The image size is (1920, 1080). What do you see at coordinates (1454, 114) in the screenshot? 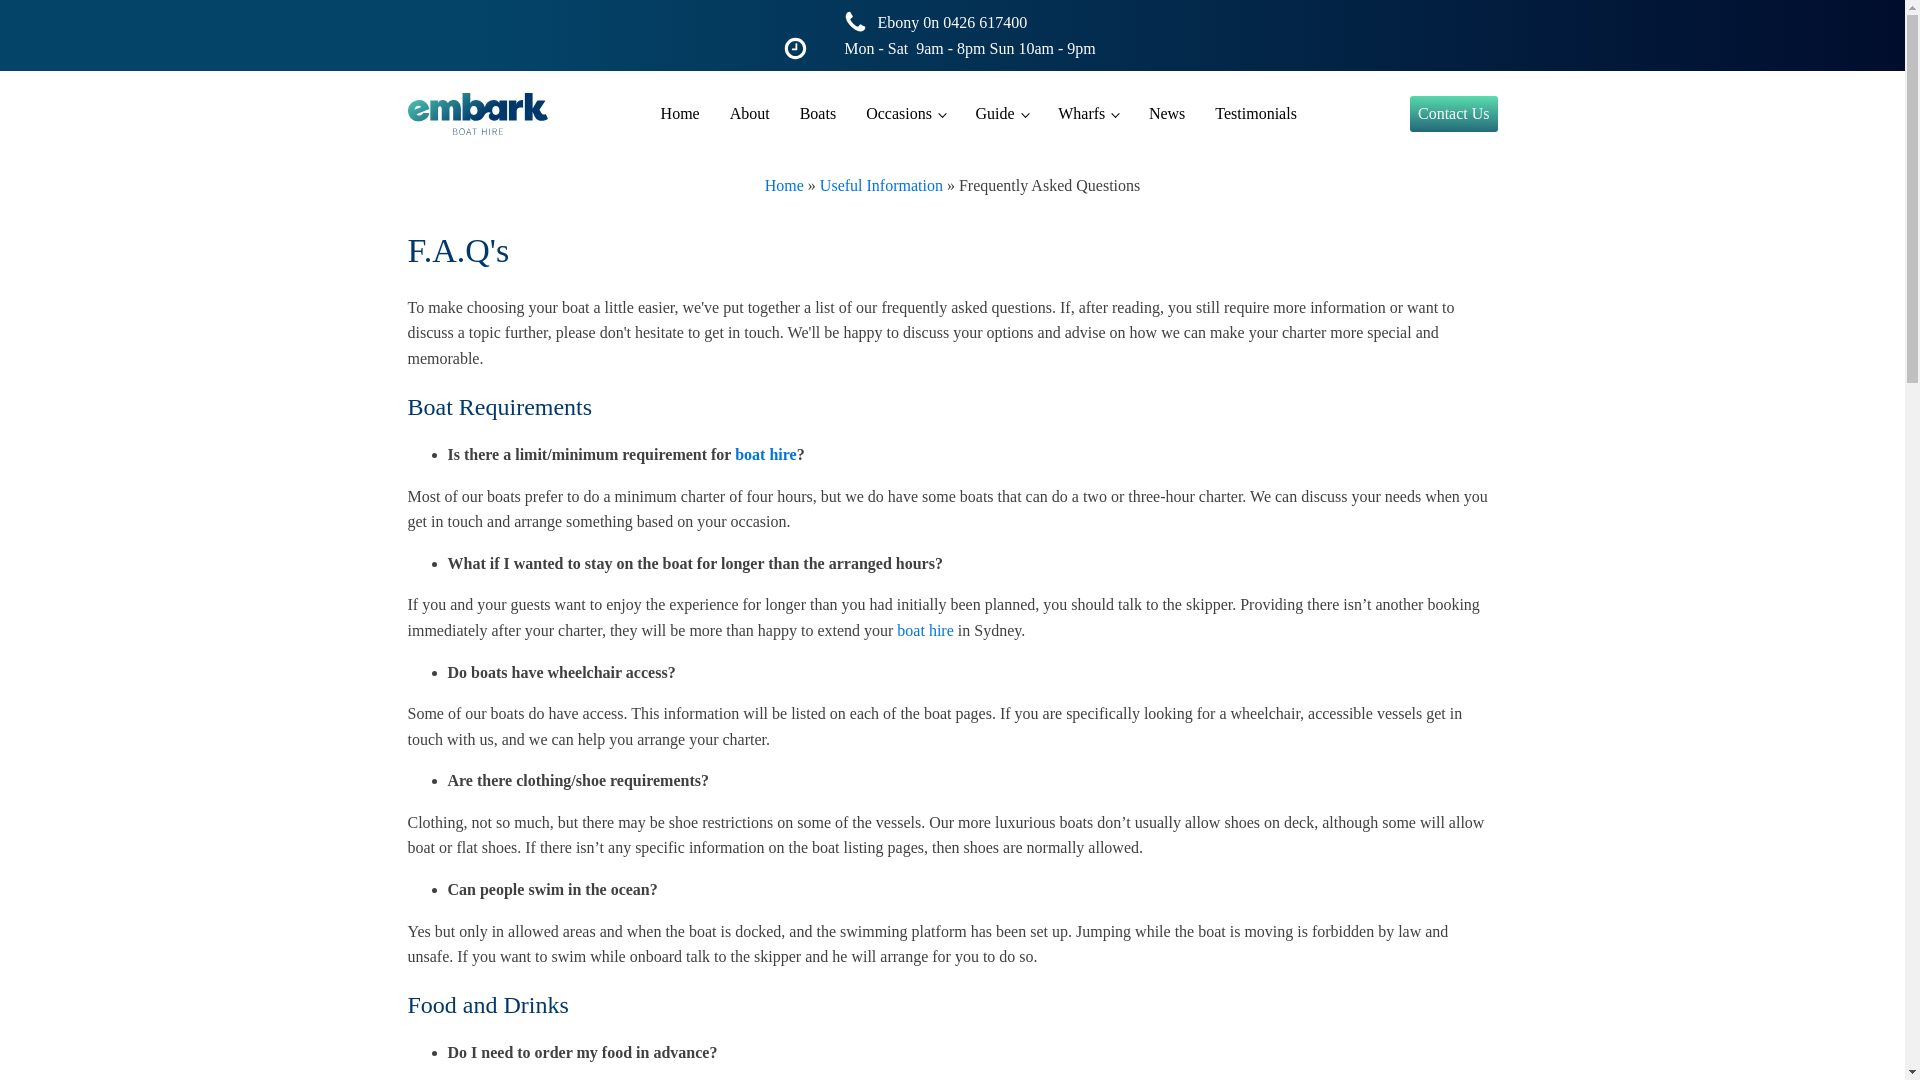
I see `'Contact Us'` at bounding box center [1454, 114].